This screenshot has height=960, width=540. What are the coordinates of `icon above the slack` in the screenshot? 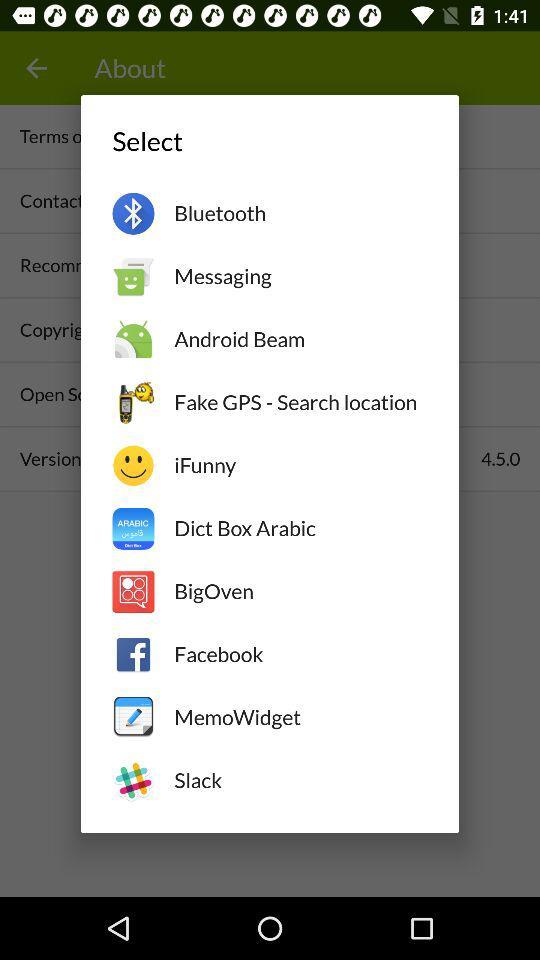 It's located at (299, 717).